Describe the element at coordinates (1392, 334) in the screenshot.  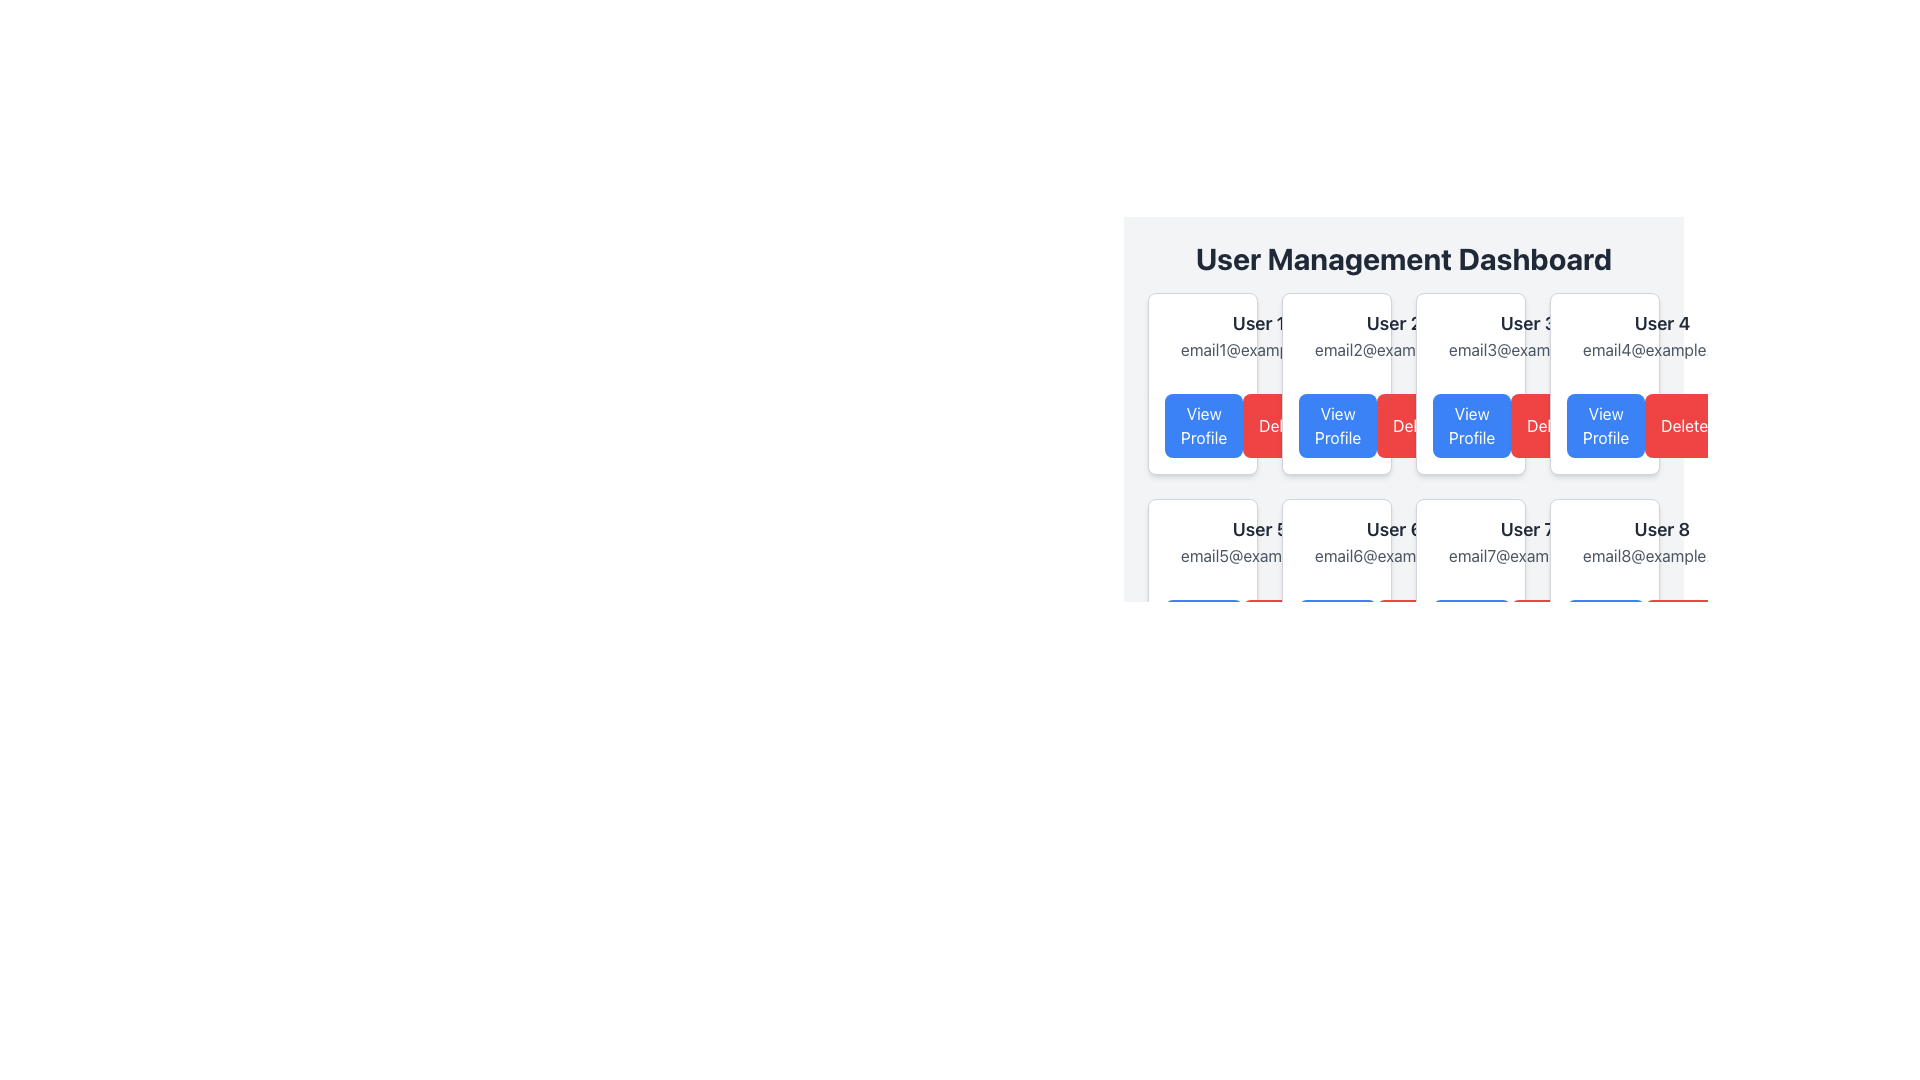
I see `the Text Display element showing 'User 2' and 'email2@example.com' in the User Management Dashboard` at that location.